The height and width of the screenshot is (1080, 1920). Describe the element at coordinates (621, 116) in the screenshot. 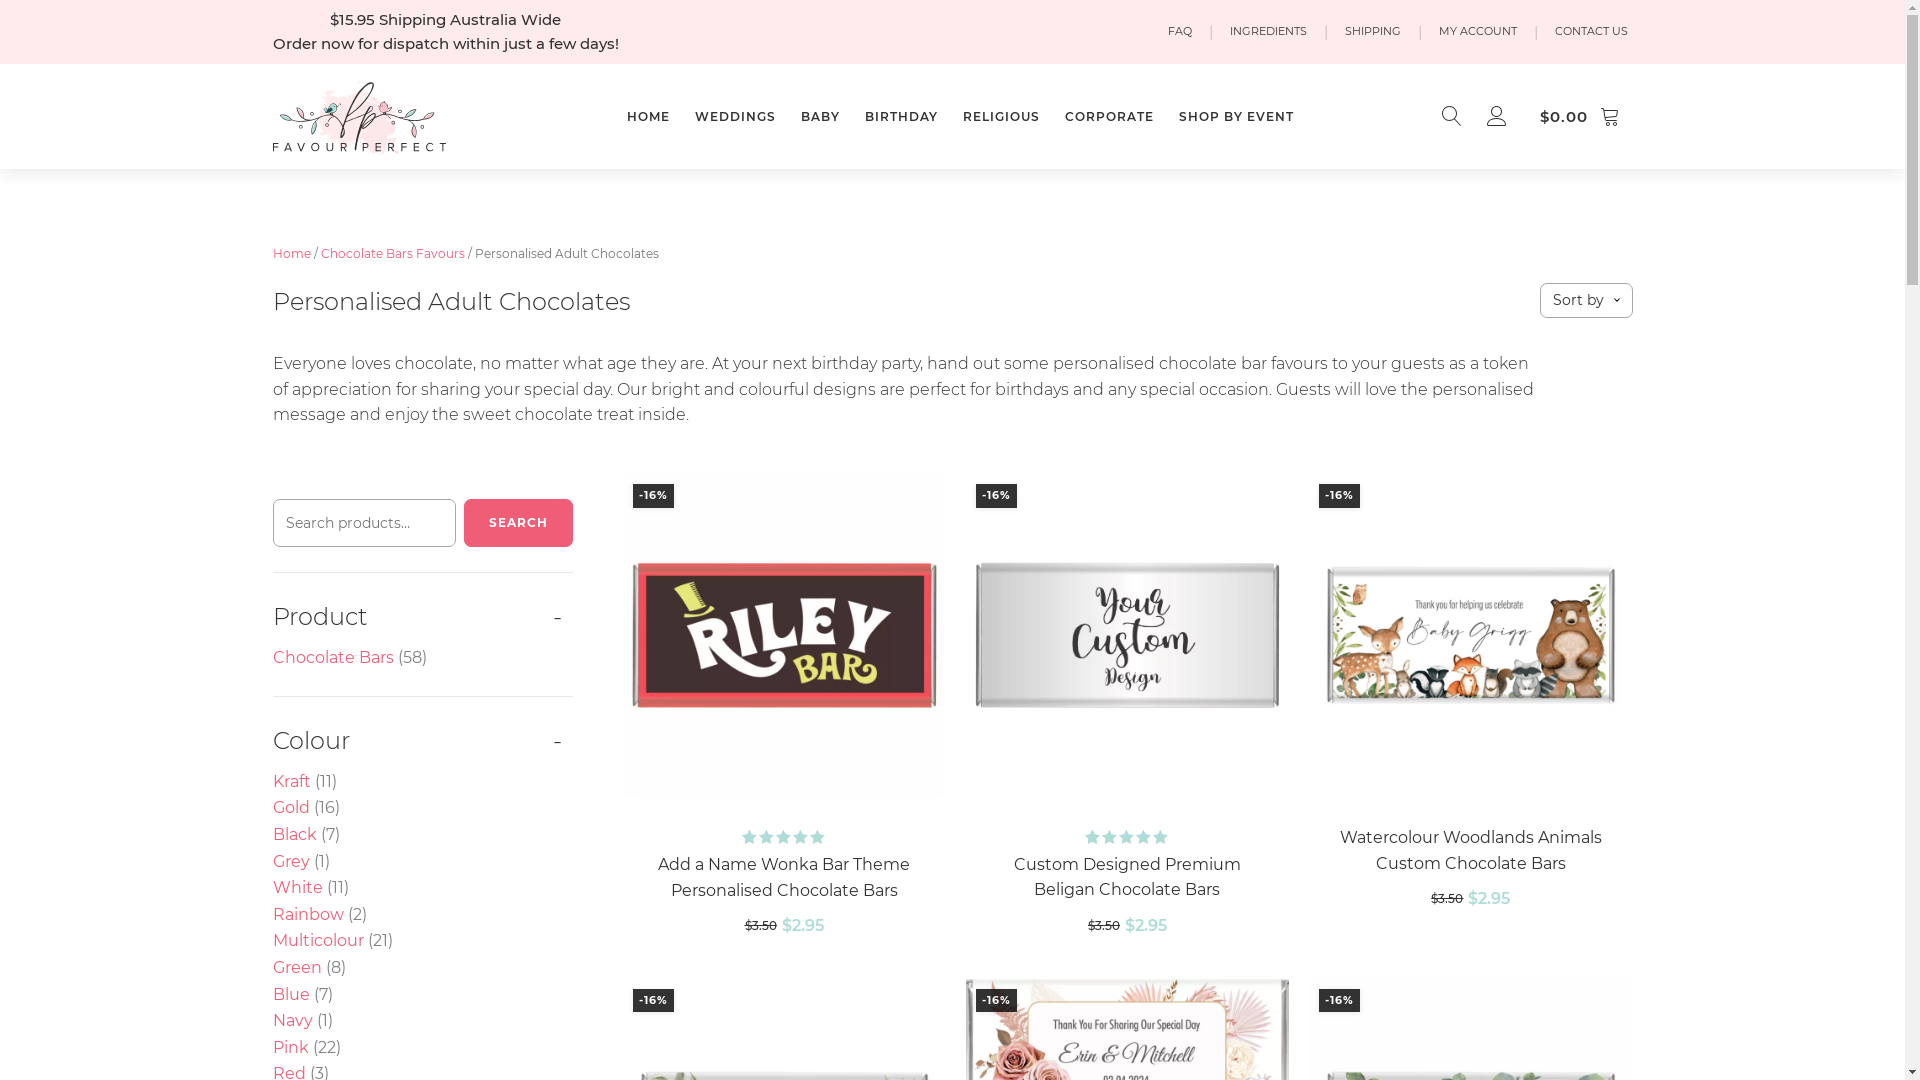

I see `'HOME'` at that location.